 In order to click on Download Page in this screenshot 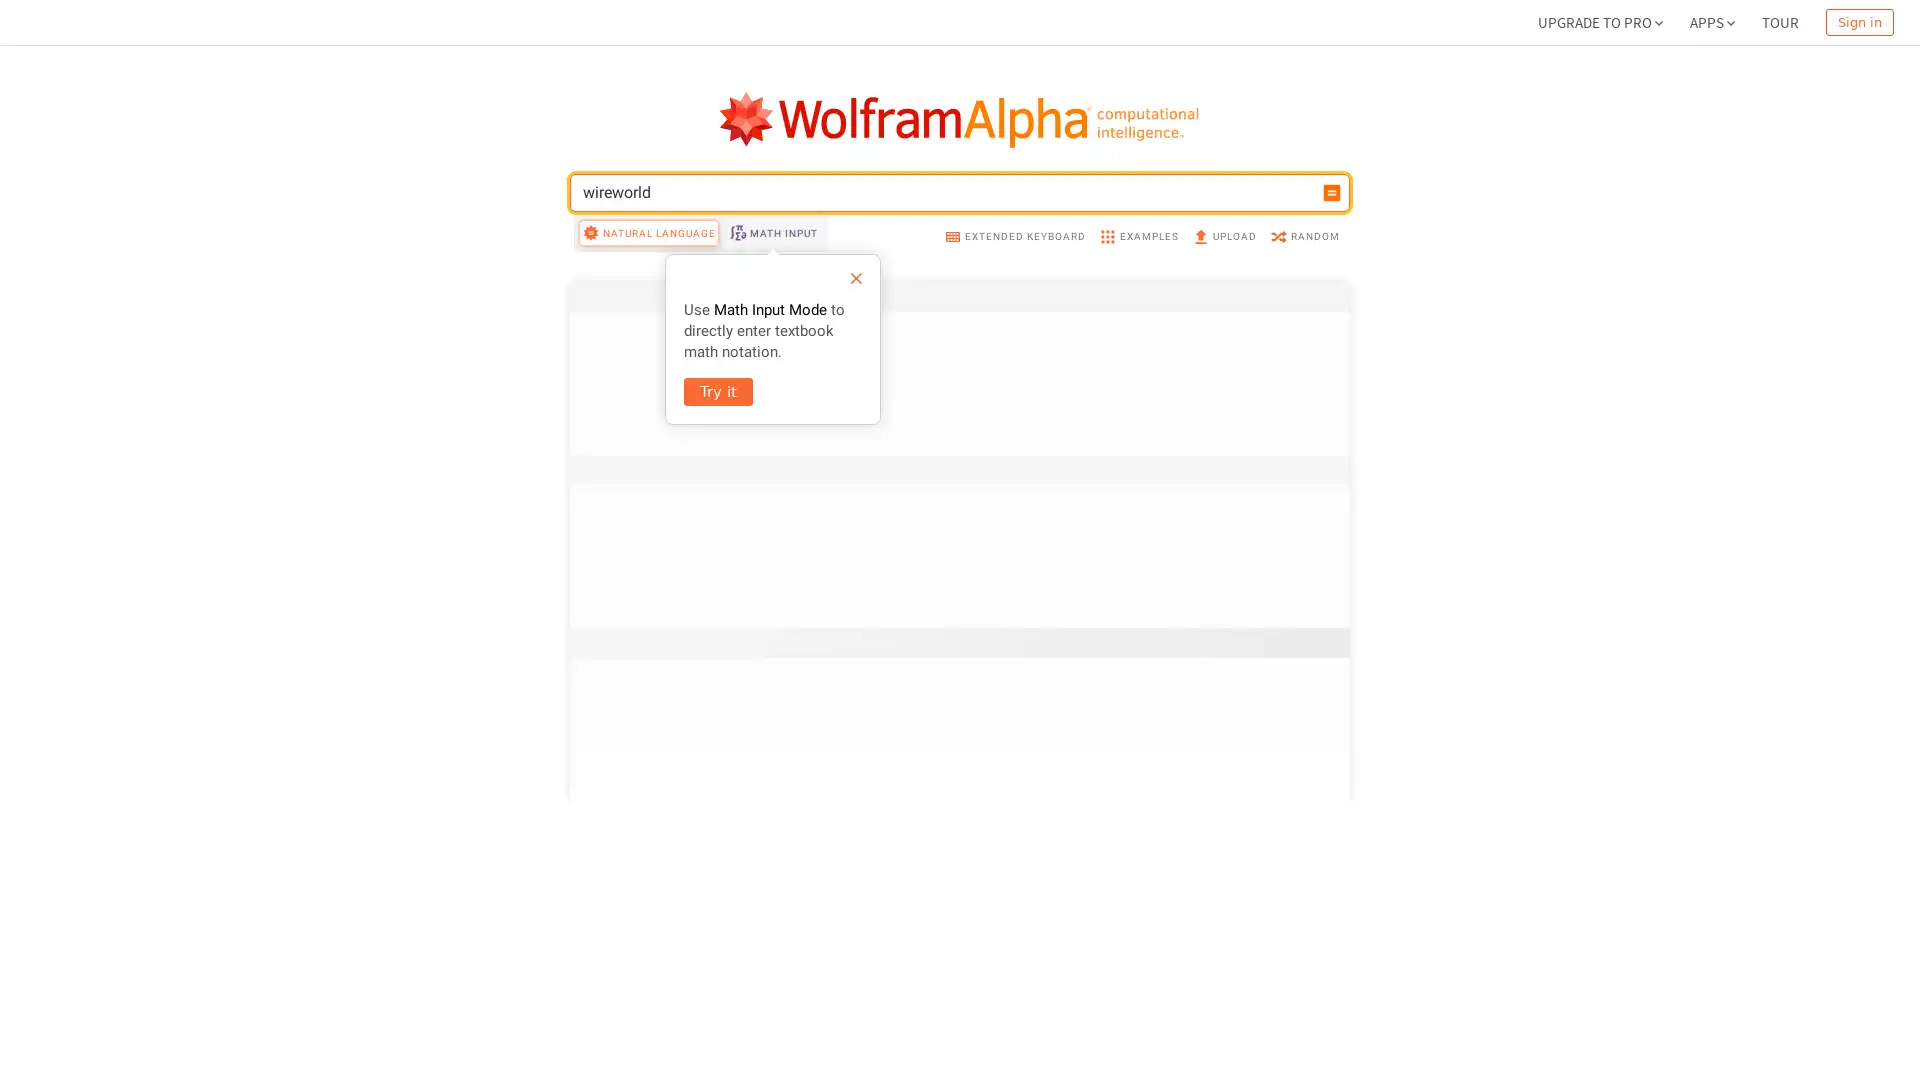, I will do `click(634, 1040)`.